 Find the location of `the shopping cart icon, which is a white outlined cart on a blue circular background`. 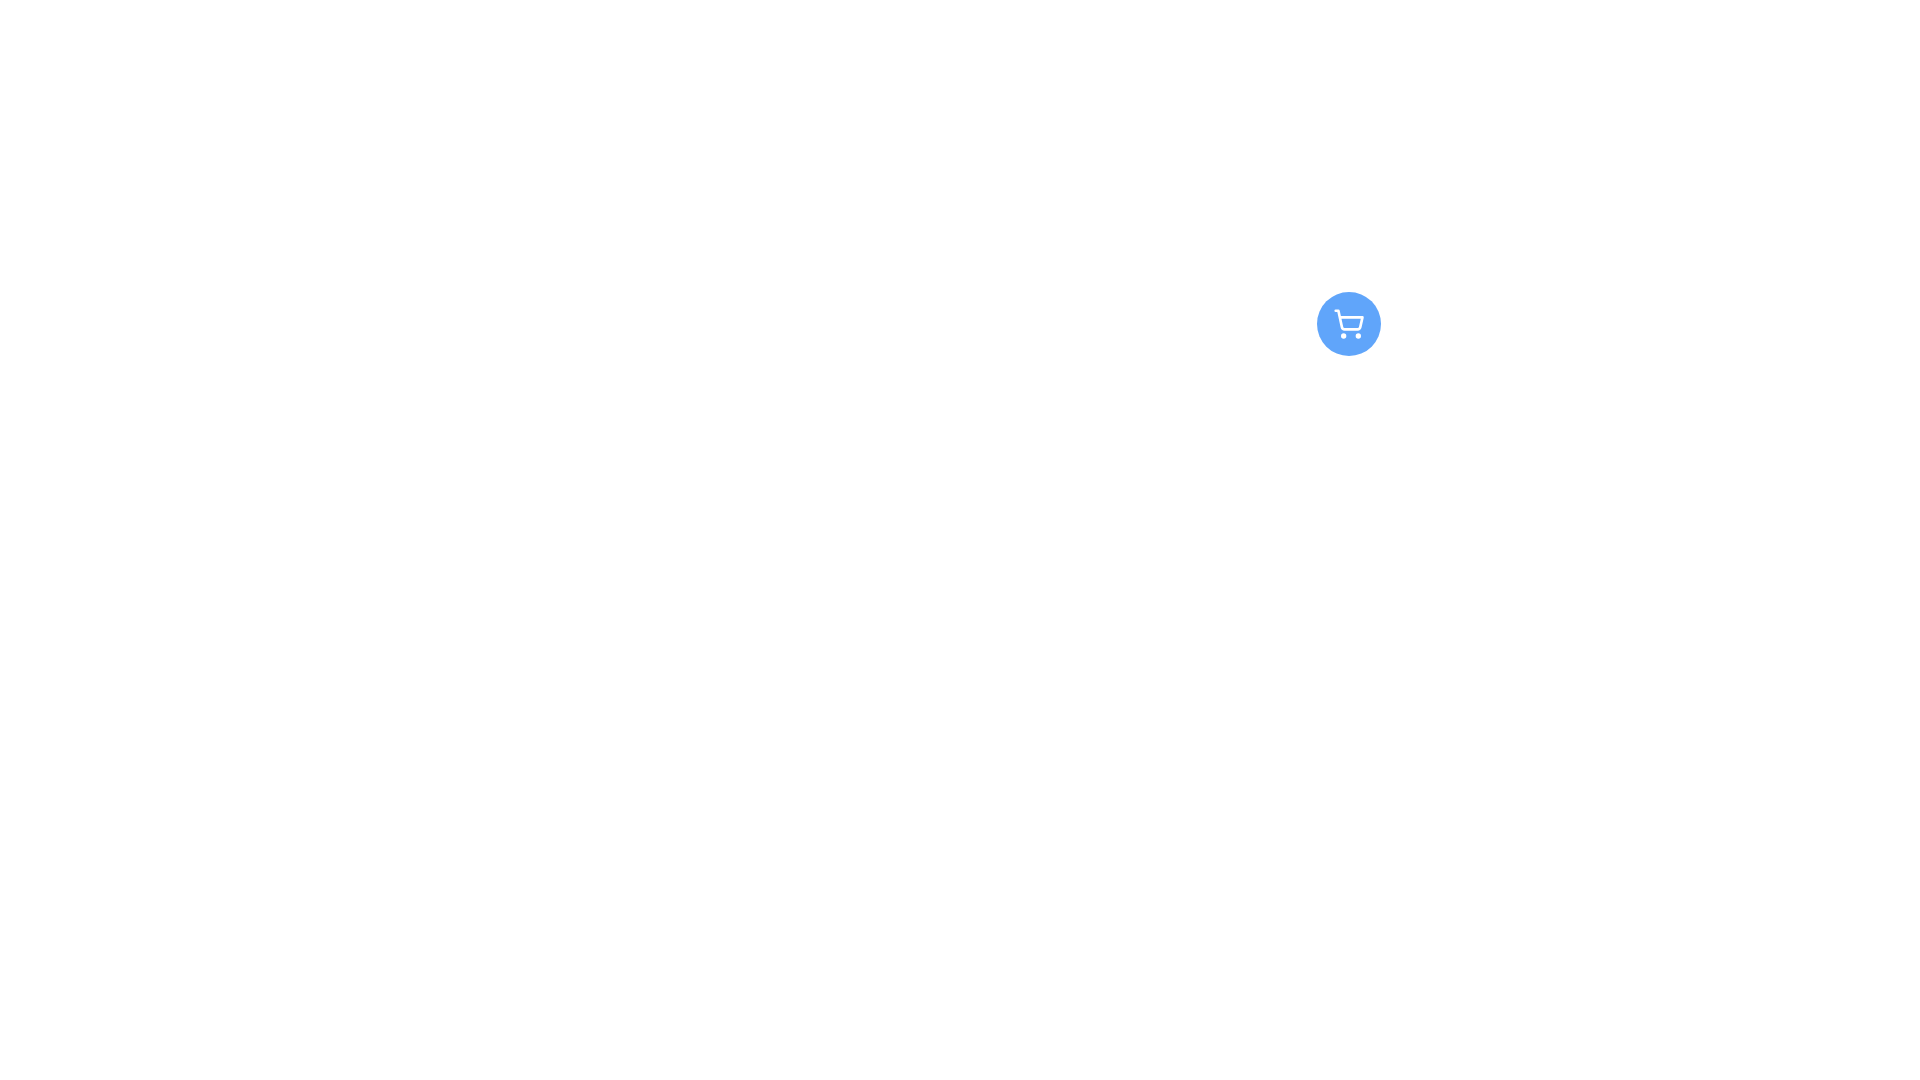

the shopping cart icon, which is a white outlined cart on a blue circular background is located at coordinates (1348, 323).